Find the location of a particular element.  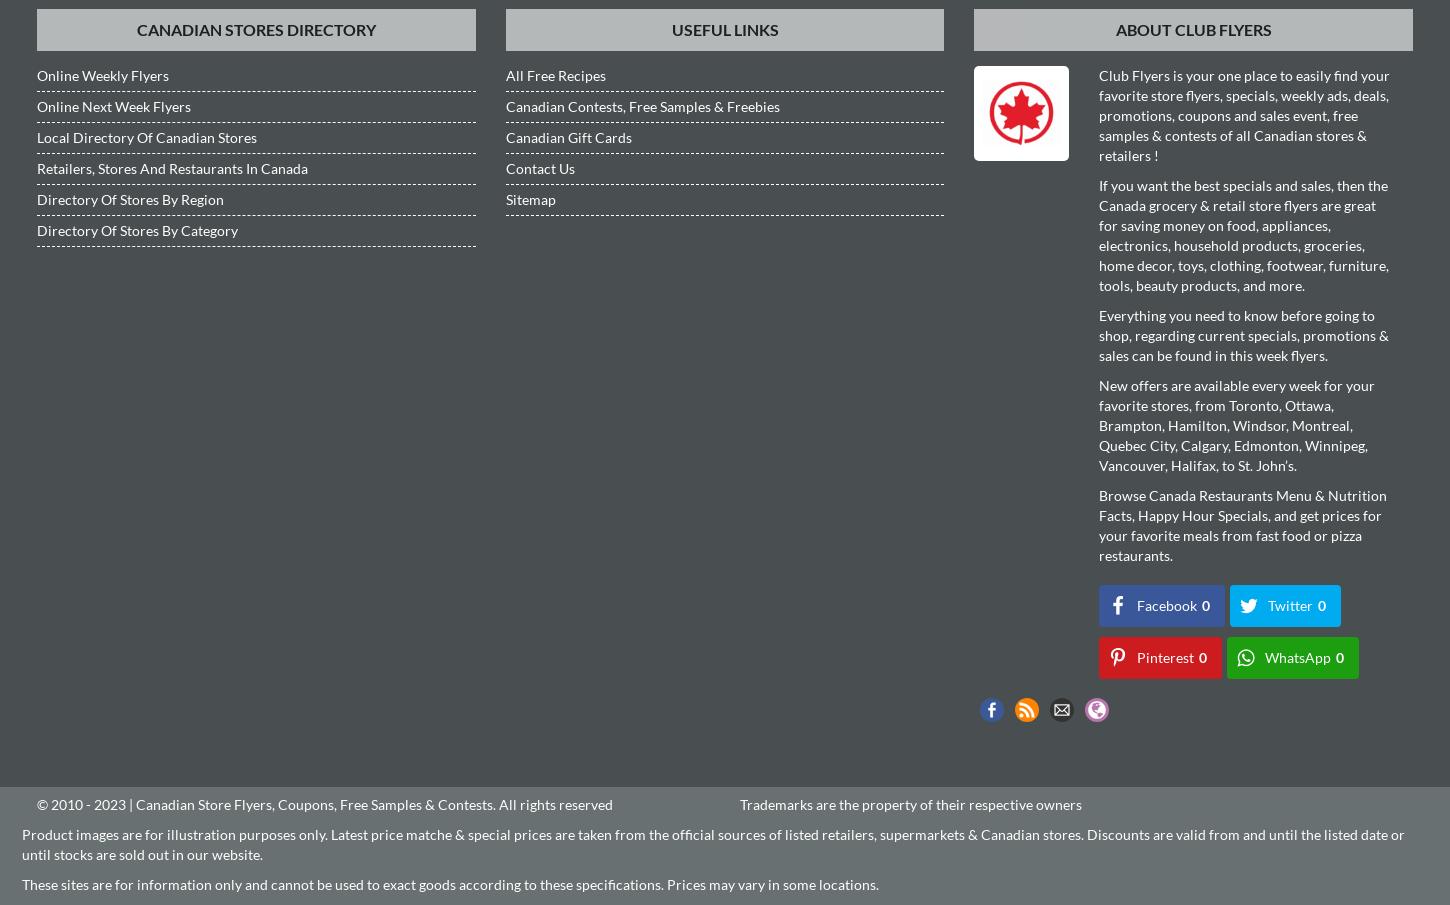

'Canadian Stores Directory' is located at coordinates (256, 28).